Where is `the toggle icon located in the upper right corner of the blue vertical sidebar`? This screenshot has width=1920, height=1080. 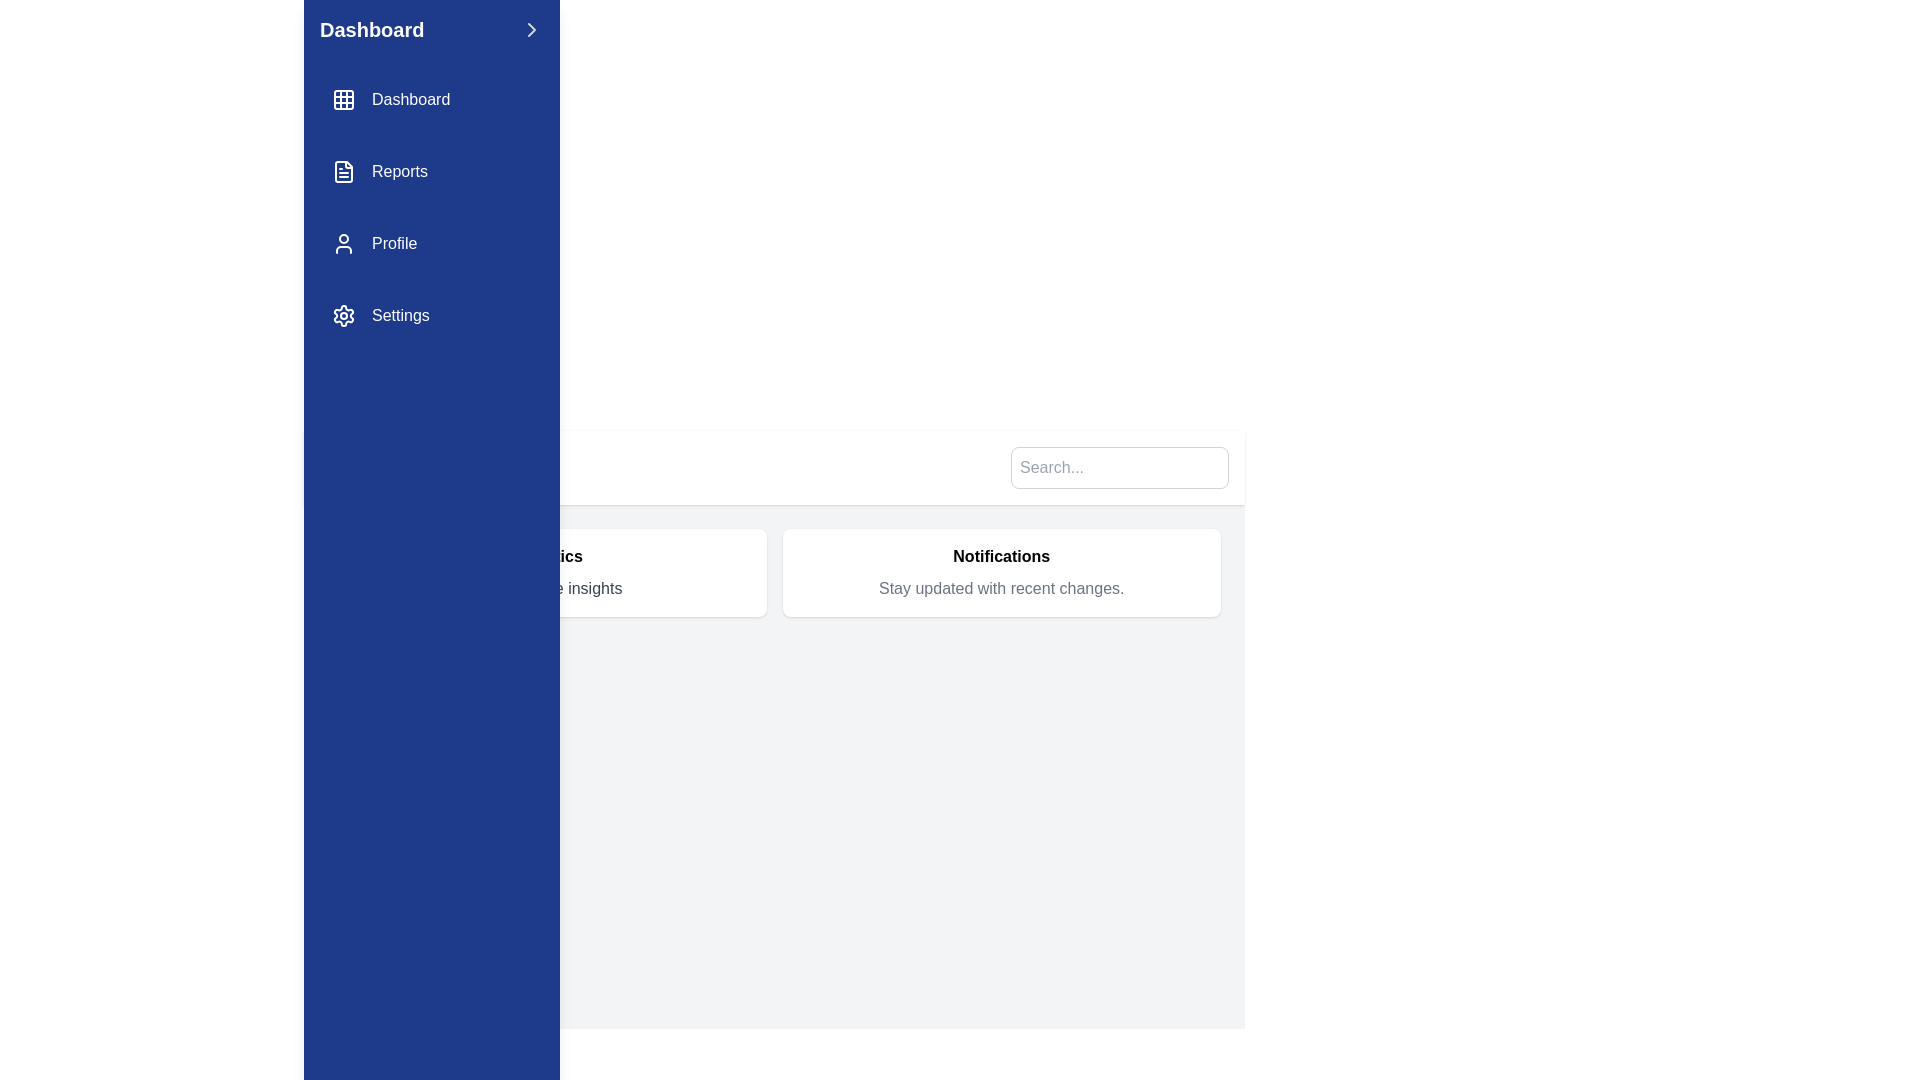 the toggle icon located in the upper right corner of the blue vertical sidebar is located at coordinates (532, 30).